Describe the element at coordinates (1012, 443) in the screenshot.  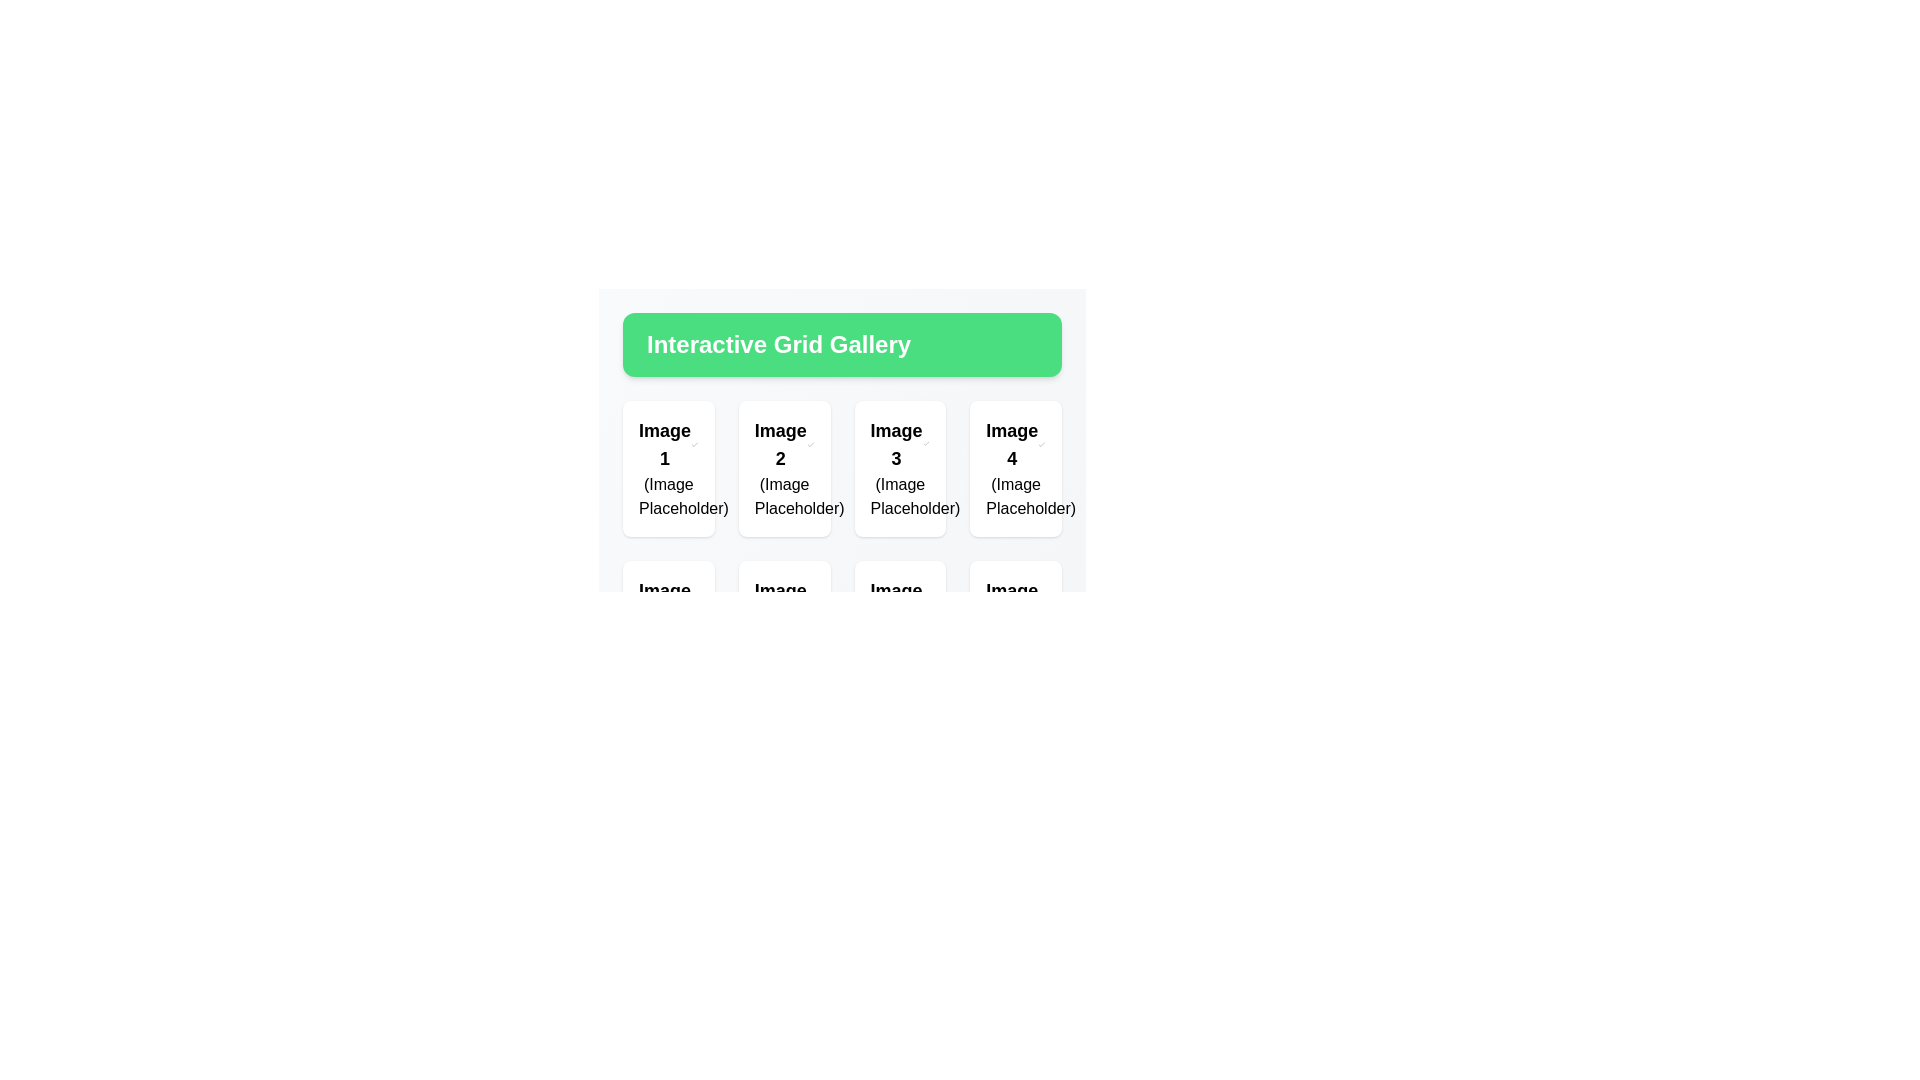
I see `the text label displaying 'Image 4', which is styled with a larger font size and bold weight, located at the top-center of the fourth grid item in the first row of the gallery interface` at that location.